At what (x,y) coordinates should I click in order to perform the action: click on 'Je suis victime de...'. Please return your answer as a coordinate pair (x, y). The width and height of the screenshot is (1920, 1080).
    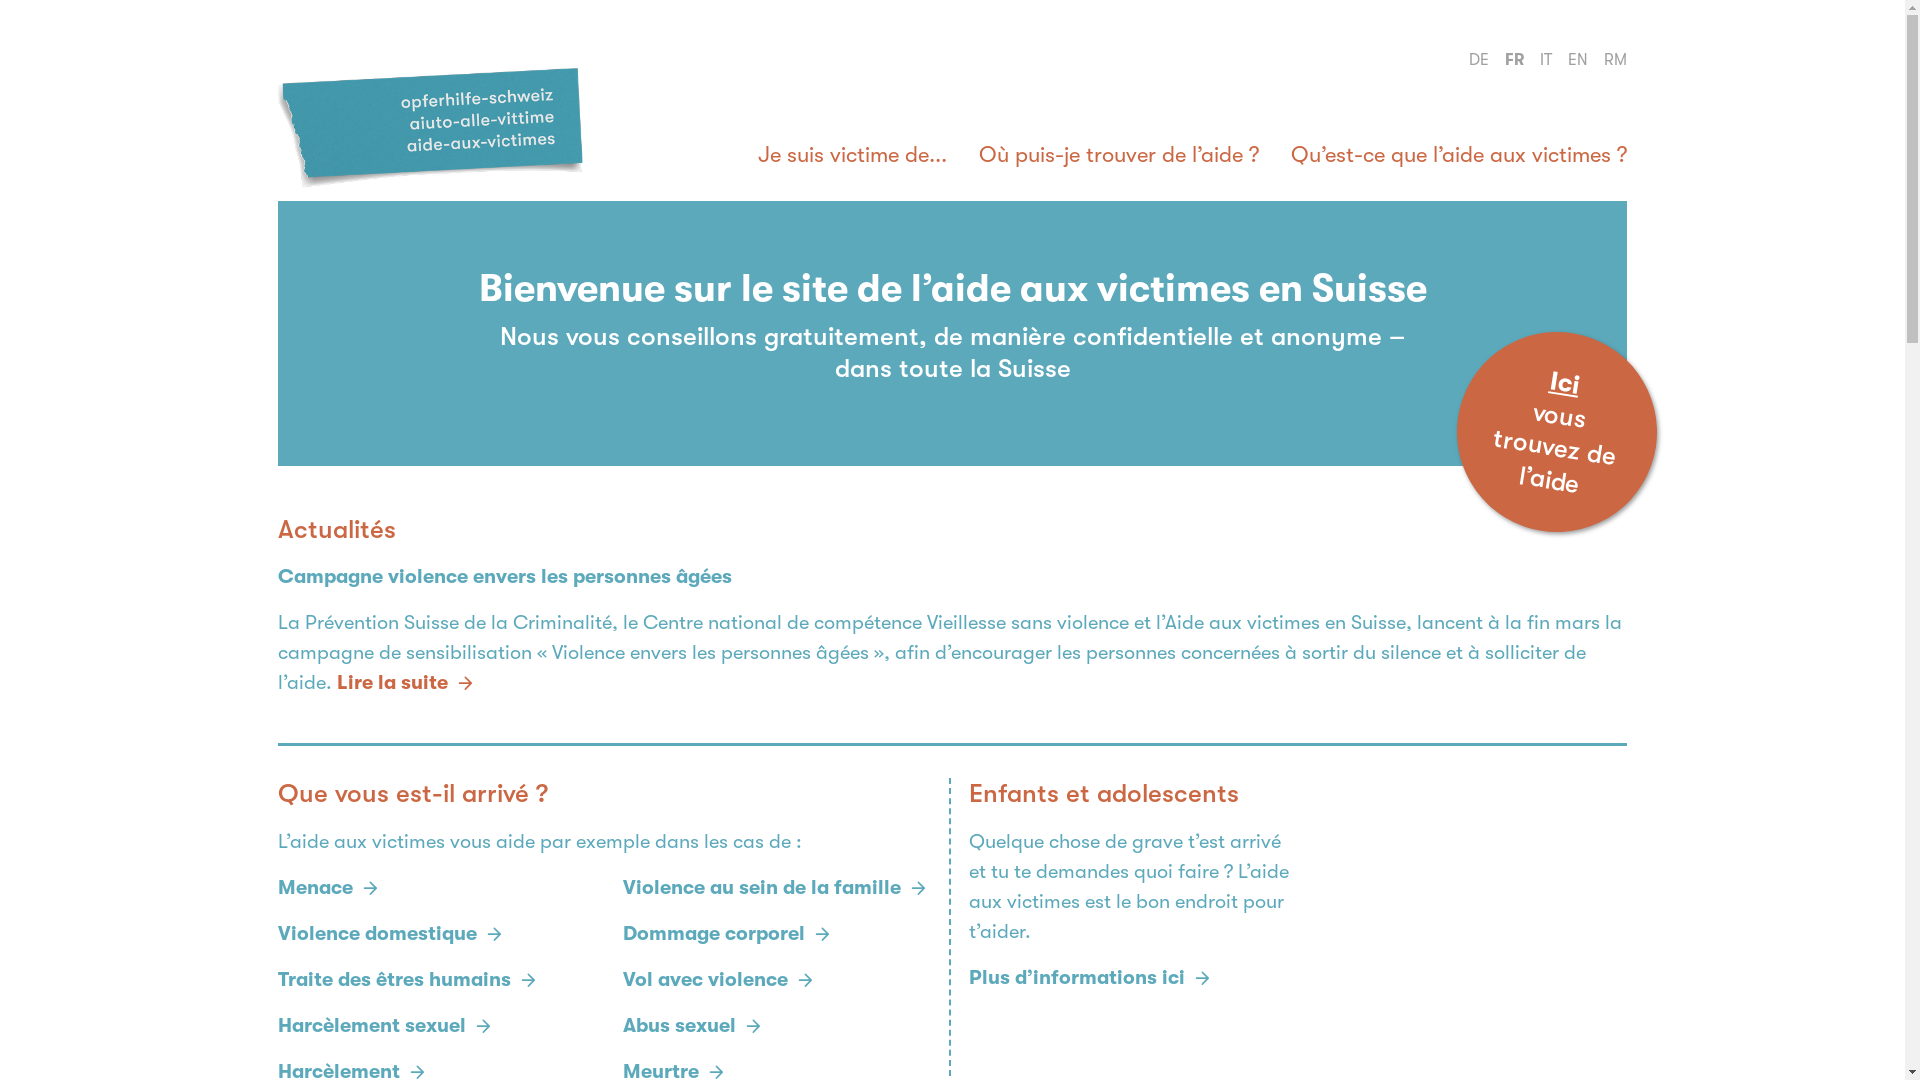
    Looking at the image, I should click on (852, 156).